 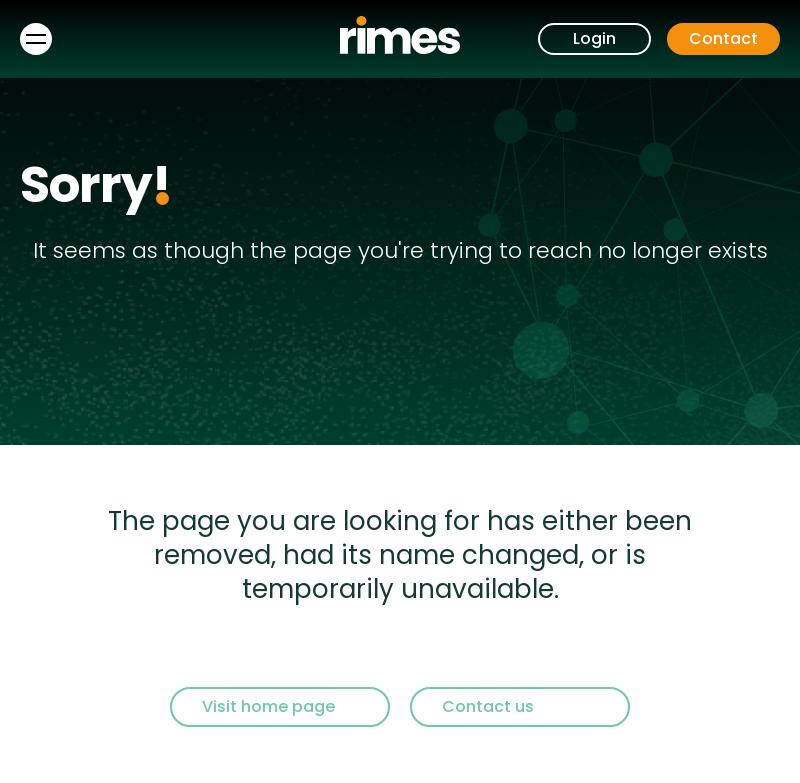 What do you see at coordinates (400, 553) in the screenshot?
I see `'removed, had its name changed, or is'` at bounding box center [400, 553].